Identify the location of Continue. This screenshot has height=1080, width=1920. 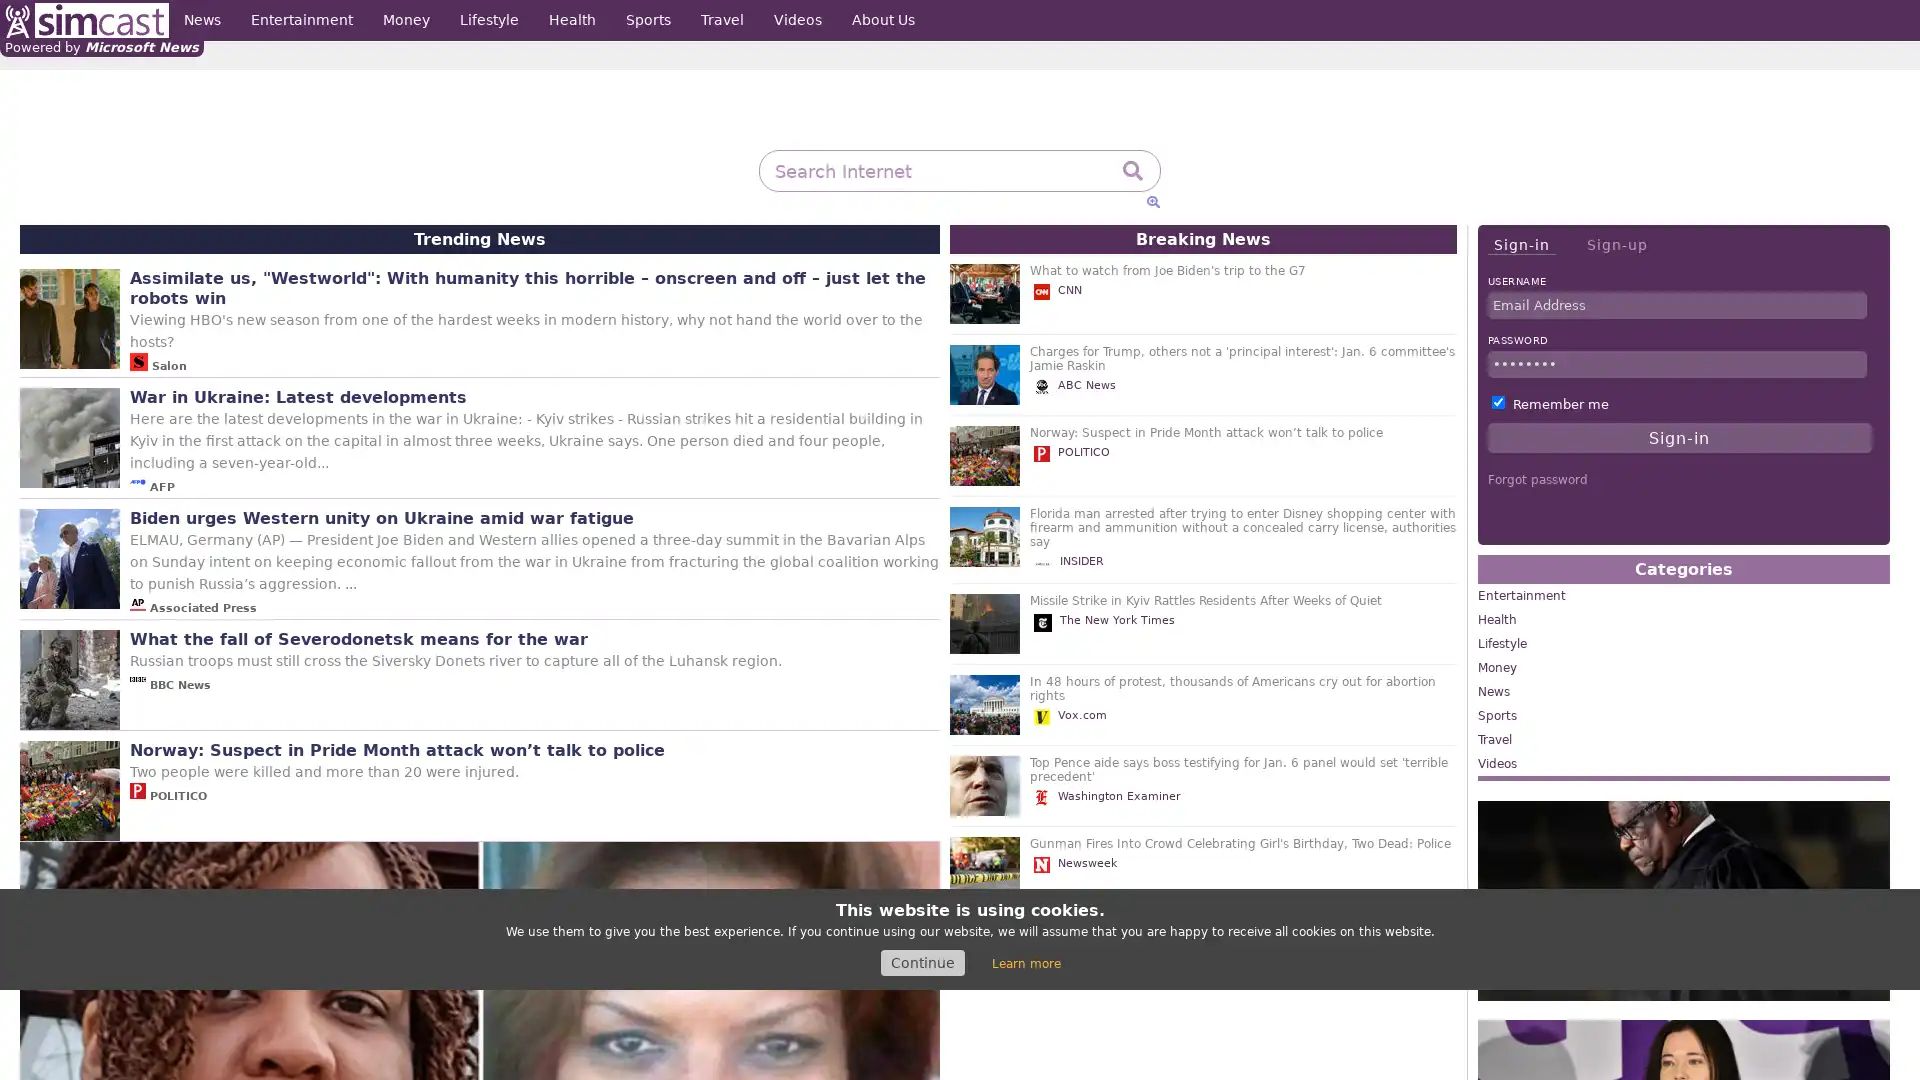
(921, 962).